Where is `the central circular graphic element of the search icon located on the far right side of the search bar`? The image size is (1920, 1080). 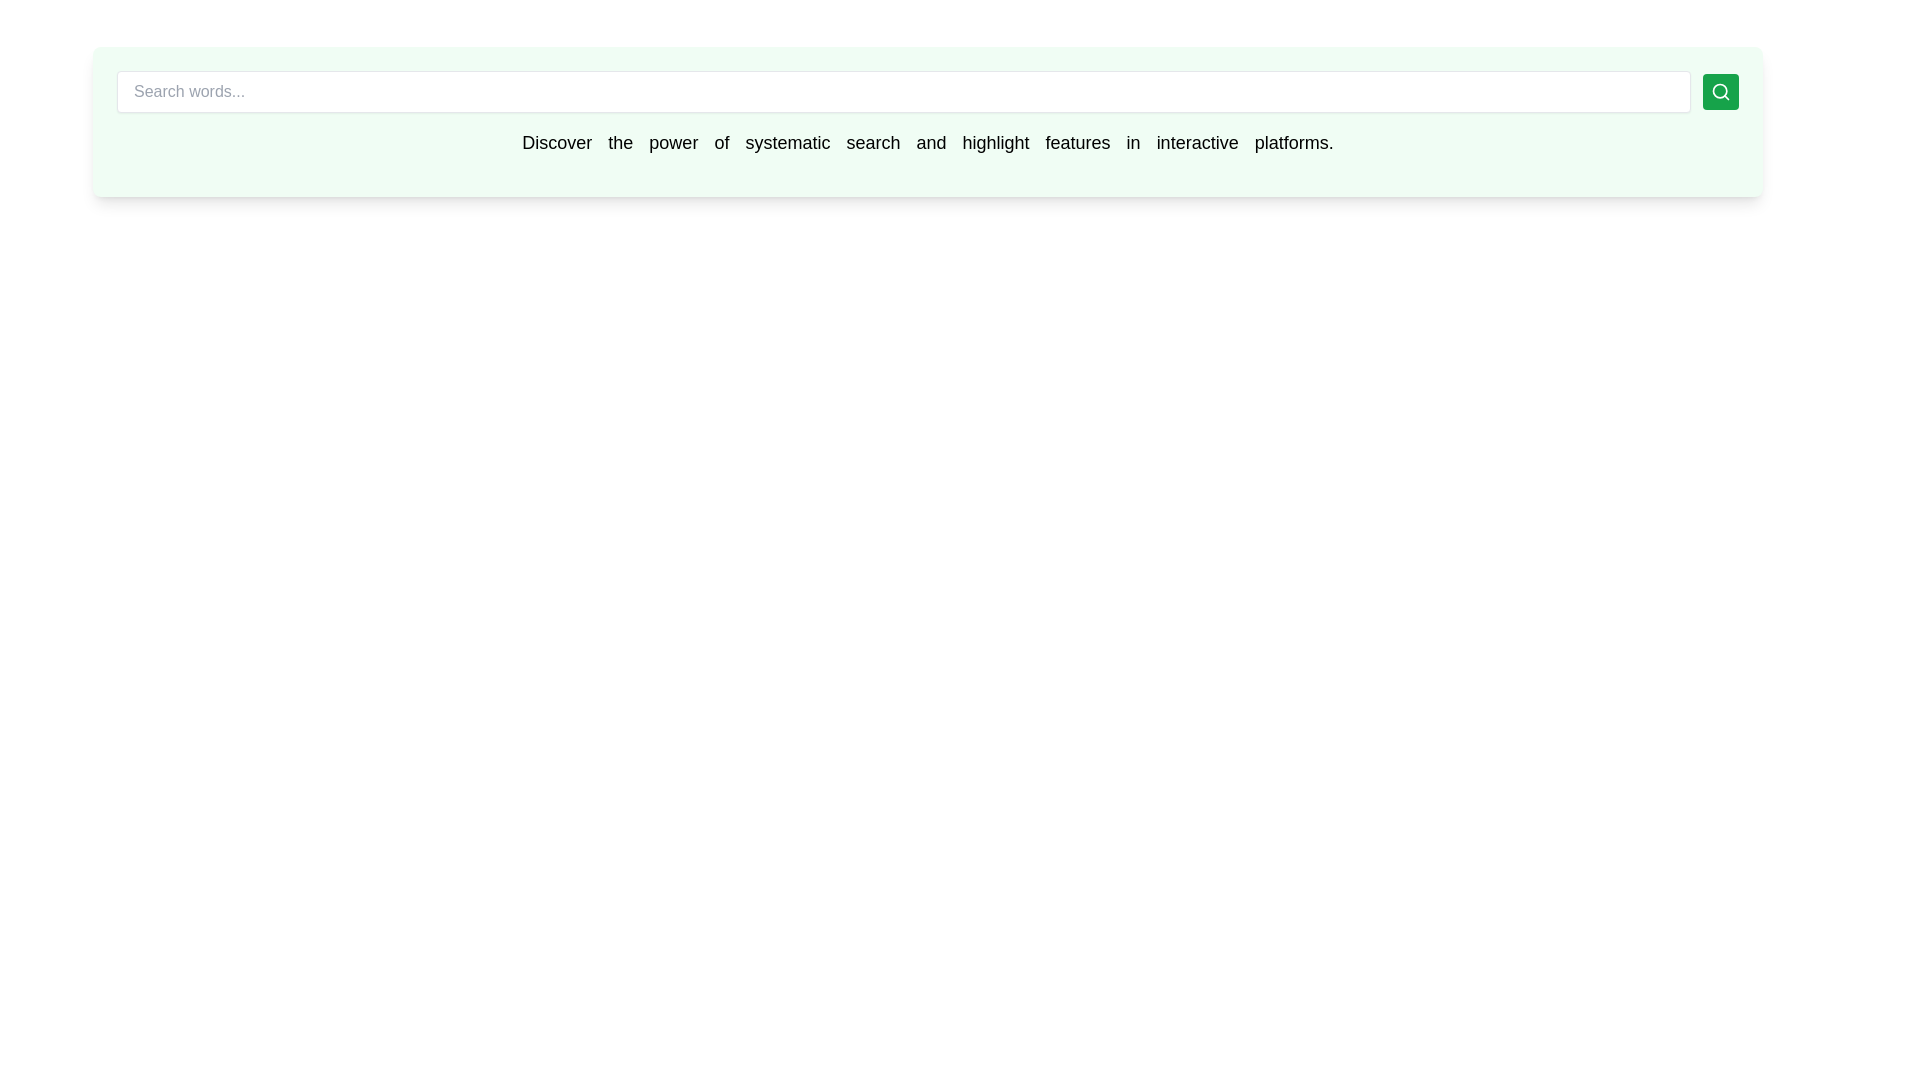 the central circular graphic element of the search icon located on the far right side of the search bar is located at coordinates (1719, 91).